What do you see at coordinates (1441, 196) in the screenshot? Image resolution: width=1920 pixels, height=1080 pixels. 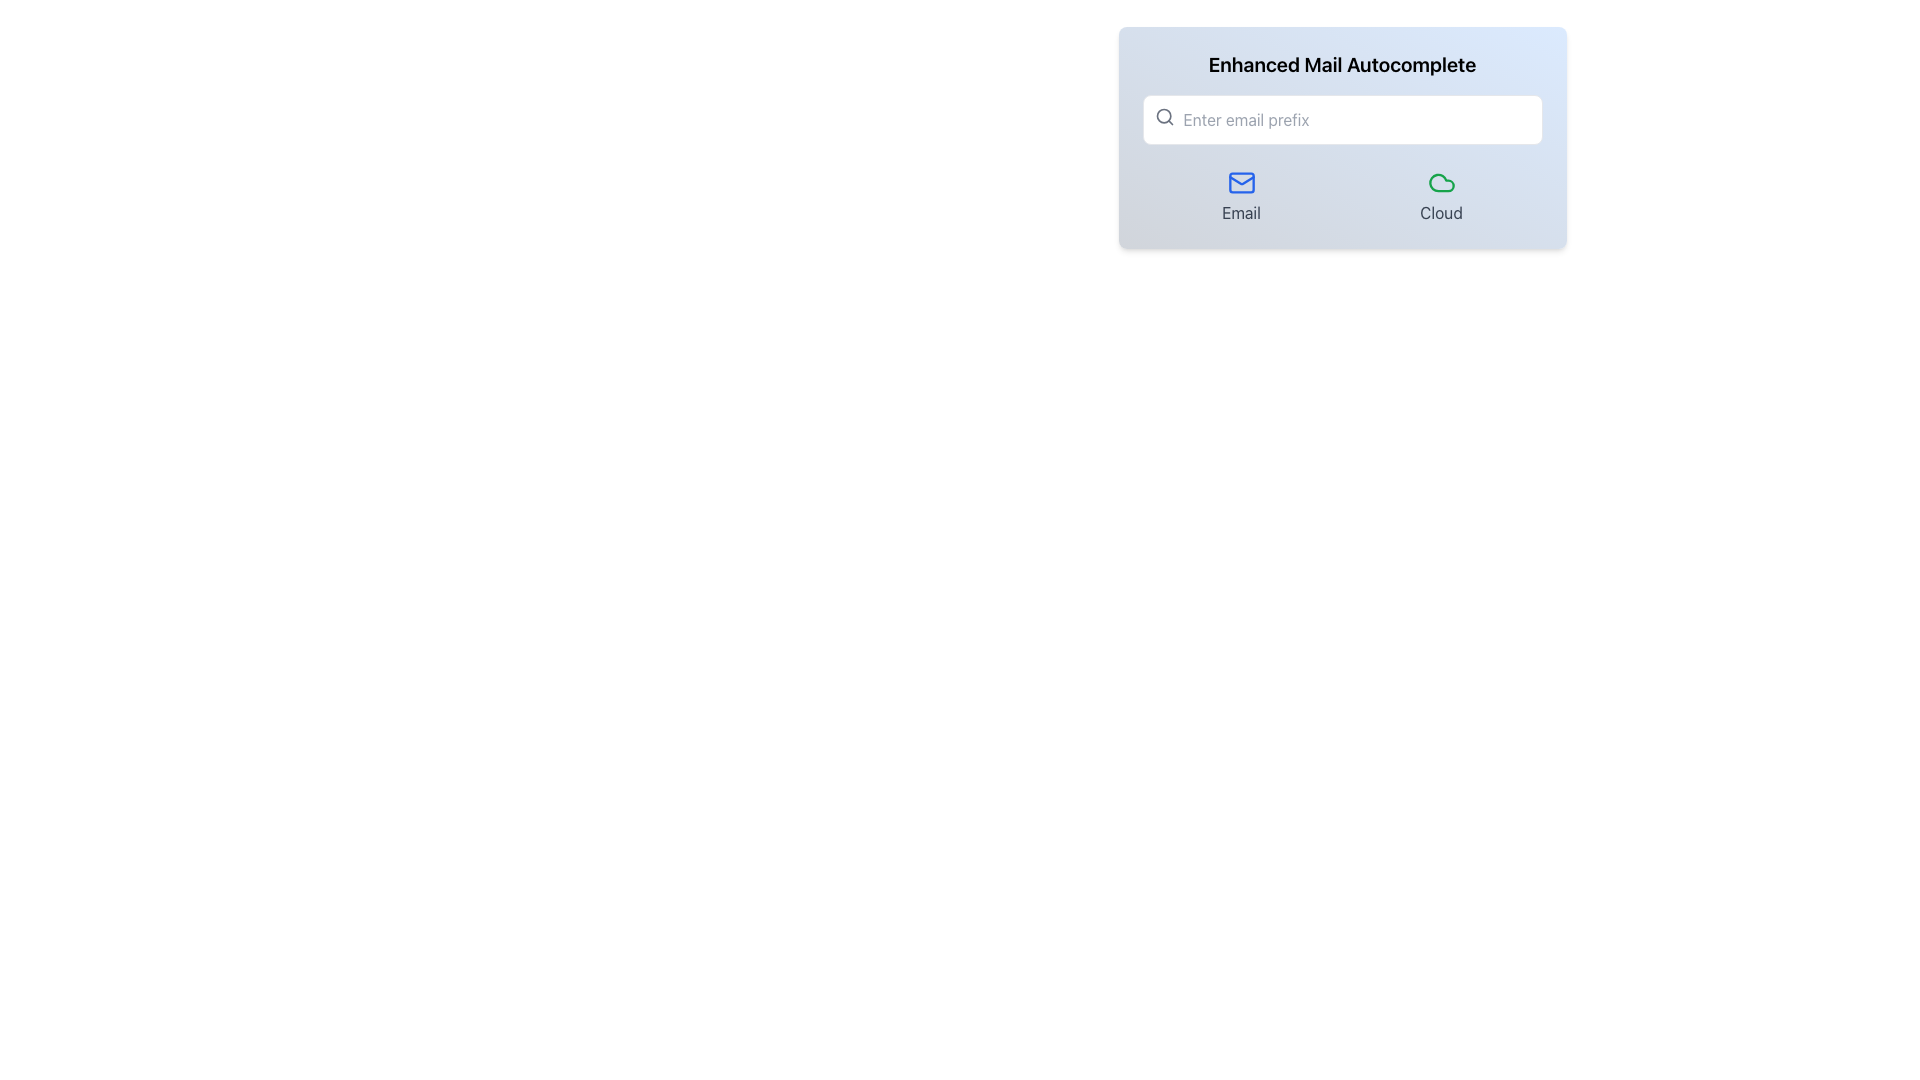 I see `the second composite clickable label with a green cloud-shaped icon and the text 'Cloud'` at bounding box center [1441, 196].